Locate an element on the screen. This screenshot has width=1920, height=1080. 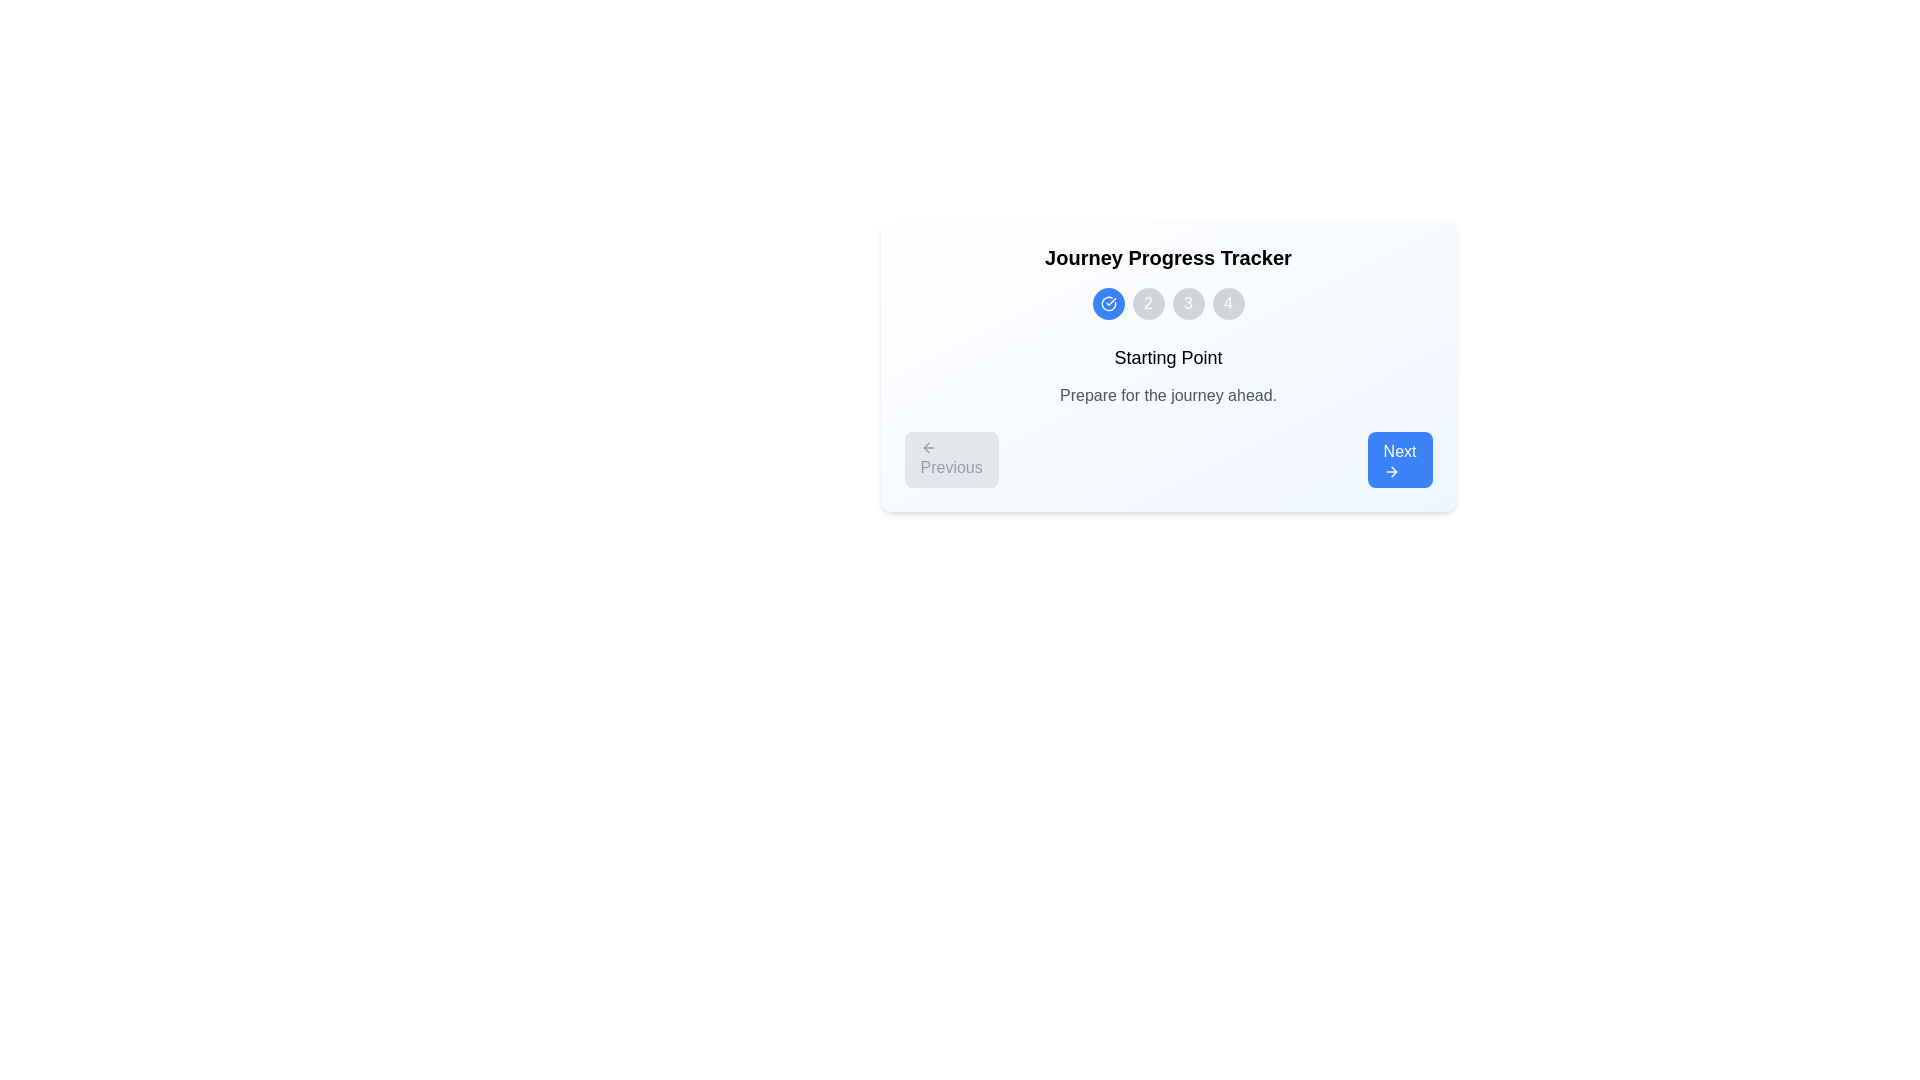
the vector icon element shaped like a right-pointing arrowhead, which serves as a visual indicator for progression next to the 'Next' button is located at coordinates (1392, 471).